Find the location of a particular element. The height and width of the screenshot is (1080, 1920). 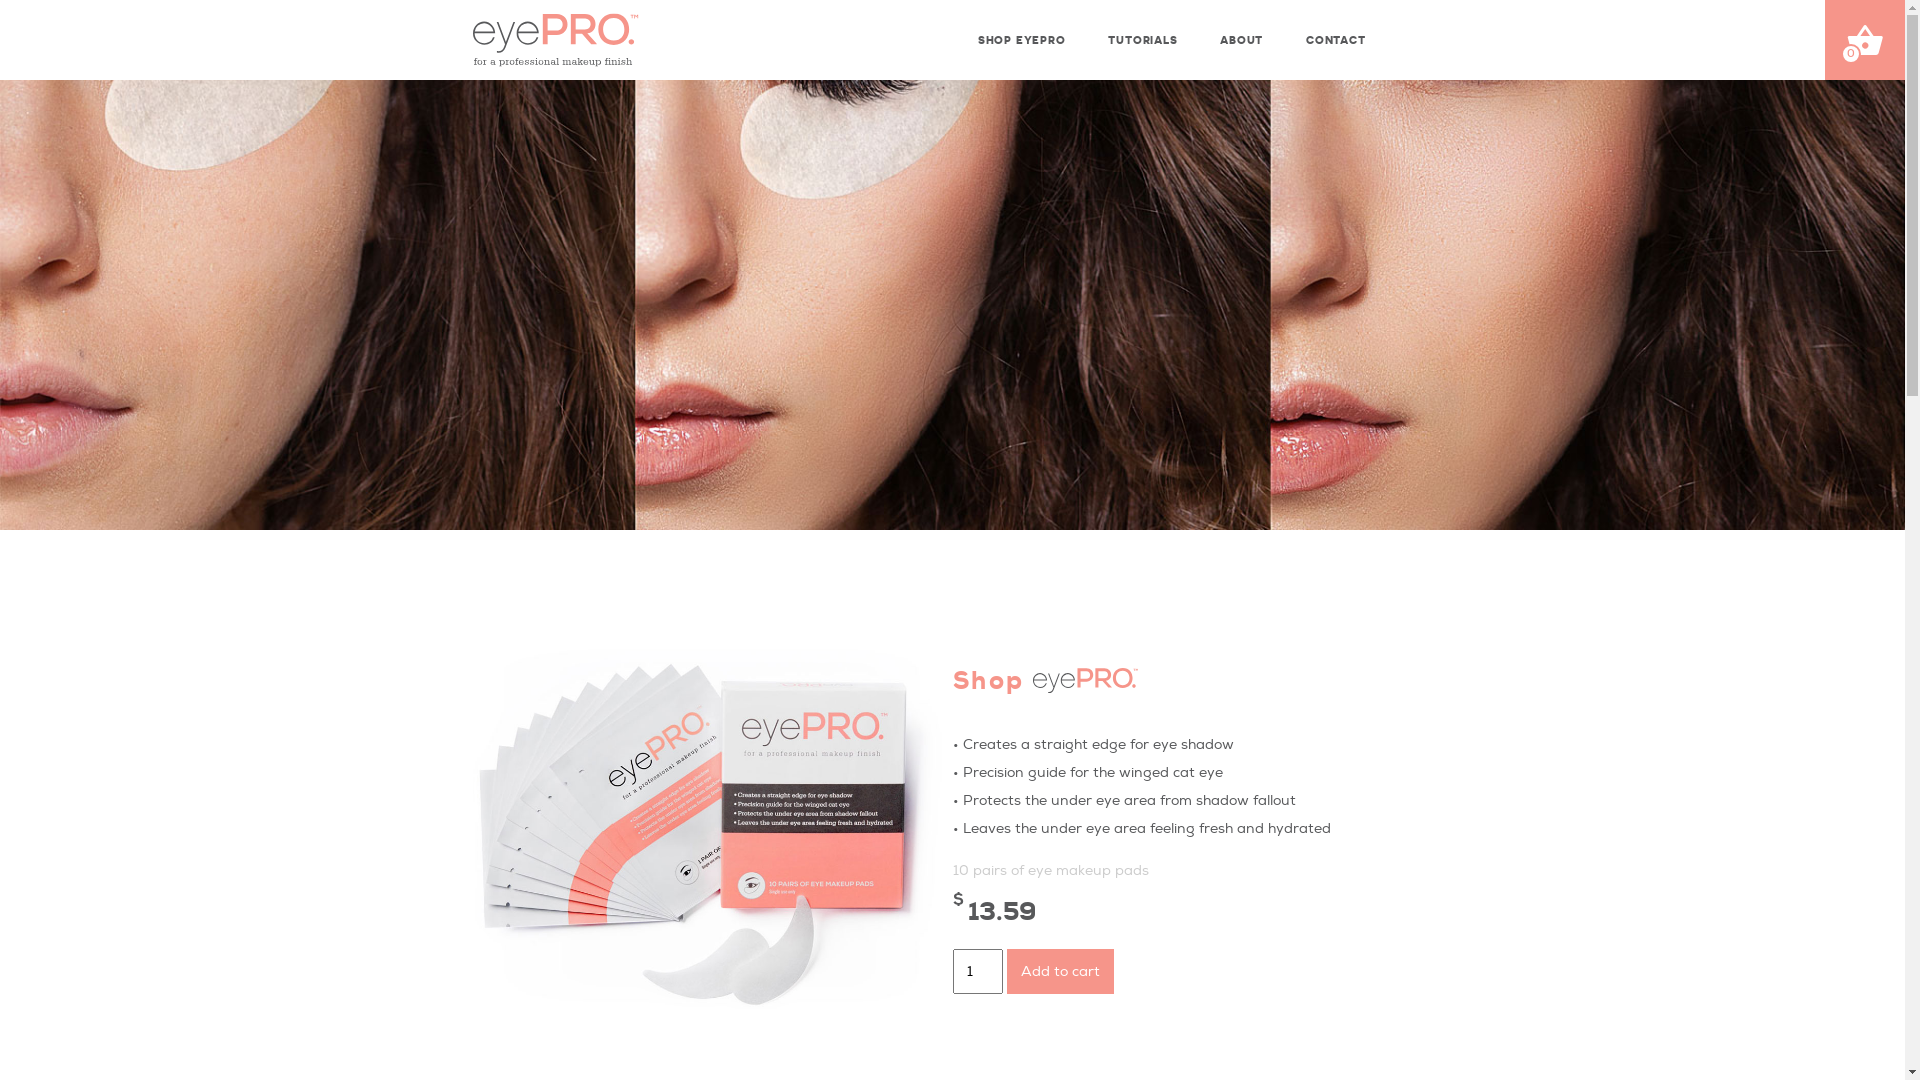

'SHOP EYEPRO' is located at coordinates (1019, 33).